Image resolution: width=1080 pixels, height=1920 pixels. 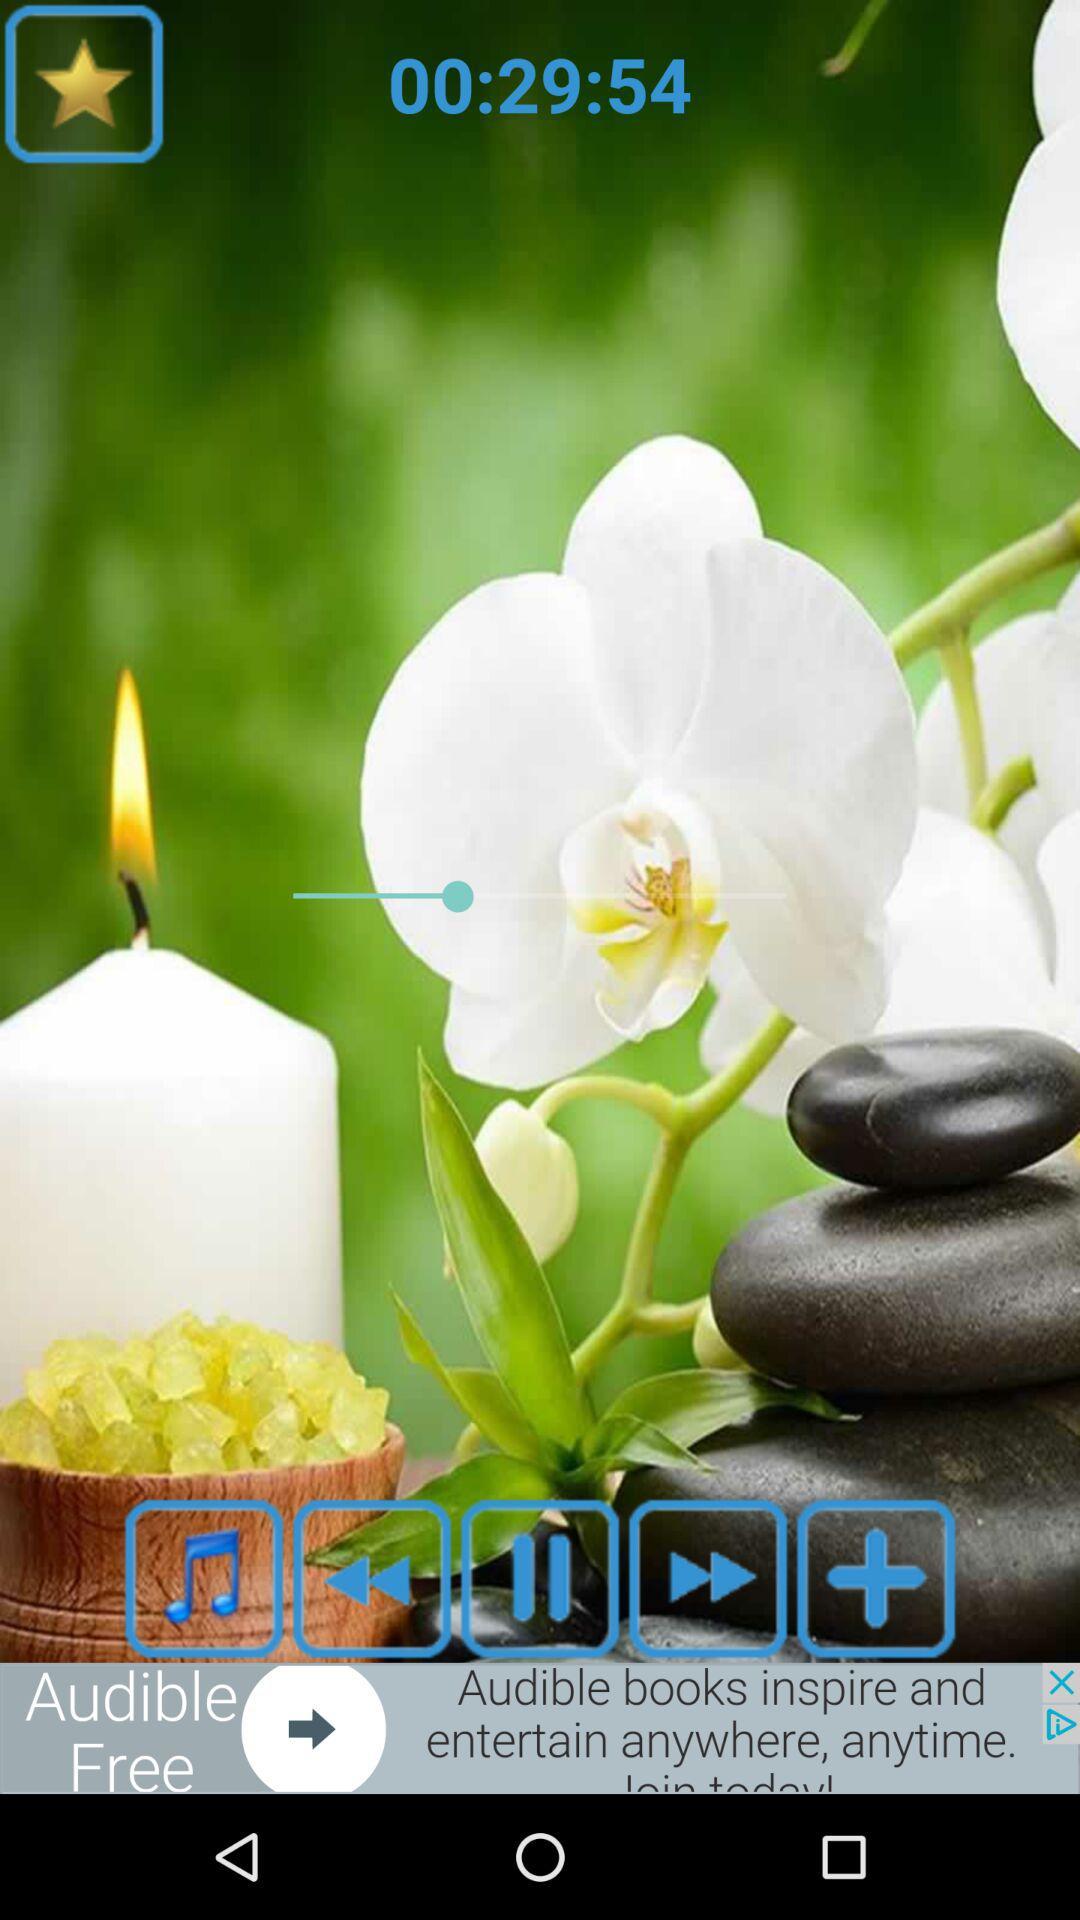 I want to click on the pause icon, so click(x=540, y=1577).